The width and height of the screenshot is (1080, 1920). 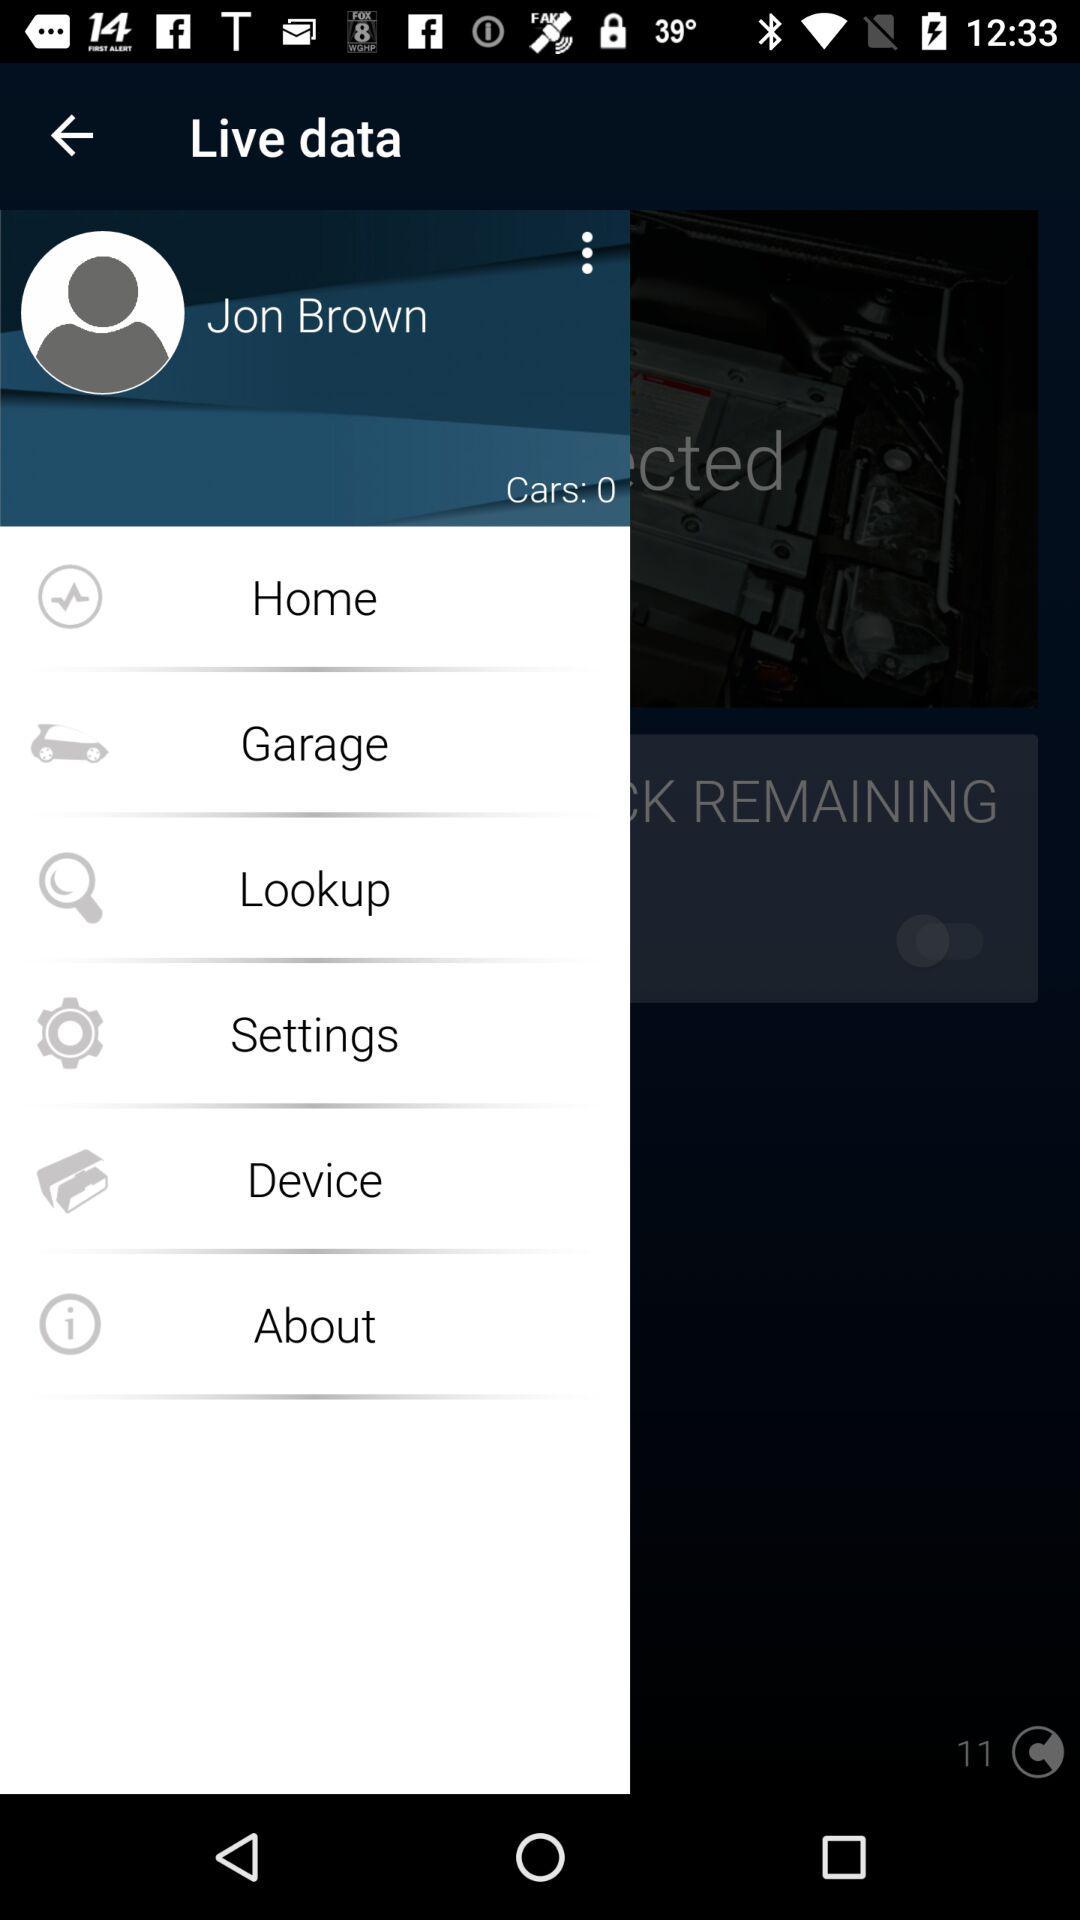 What do you see at coordinates (586, 251) in the screenshot?
I see `the more icon` at bounding box center [586, 251].